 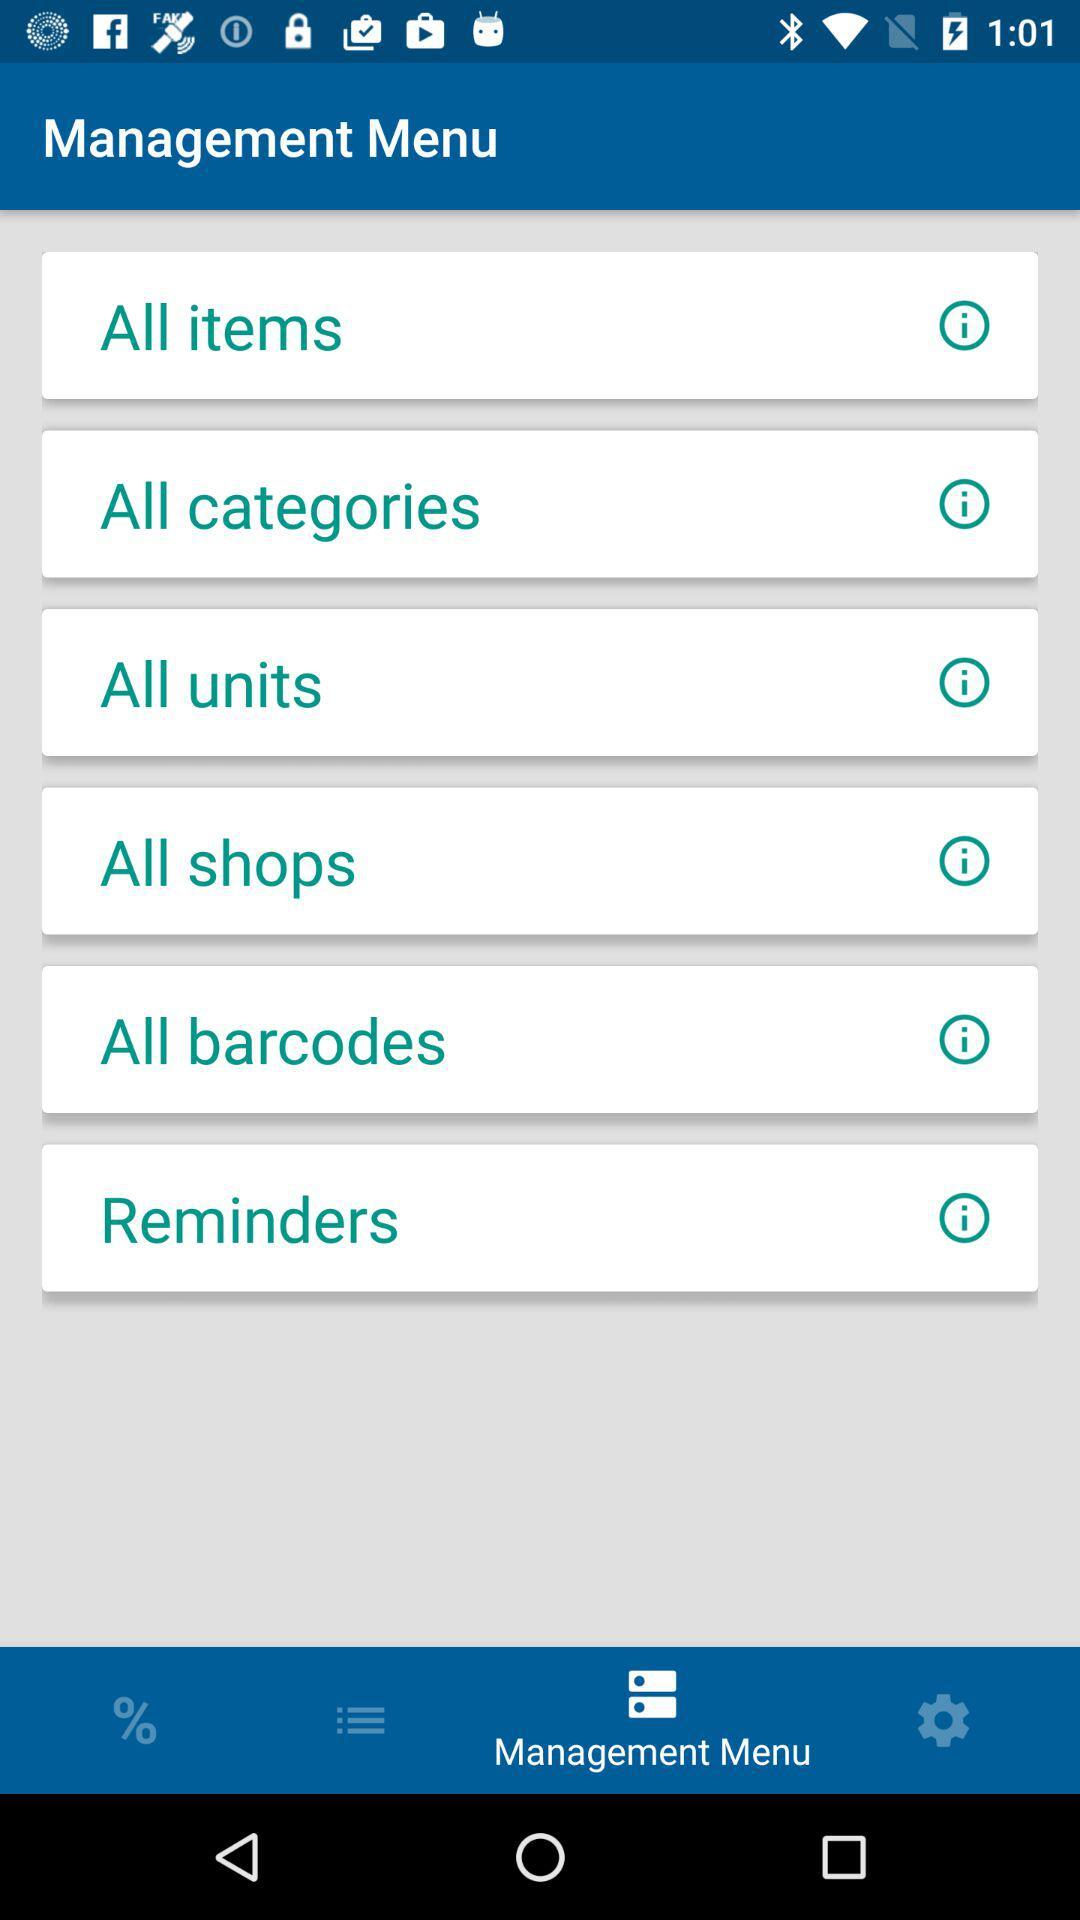 What do you see at coordinates (963, 1217) in the screenshot?
I see `information about the reminders tab` at bounding box center [963, 1217].